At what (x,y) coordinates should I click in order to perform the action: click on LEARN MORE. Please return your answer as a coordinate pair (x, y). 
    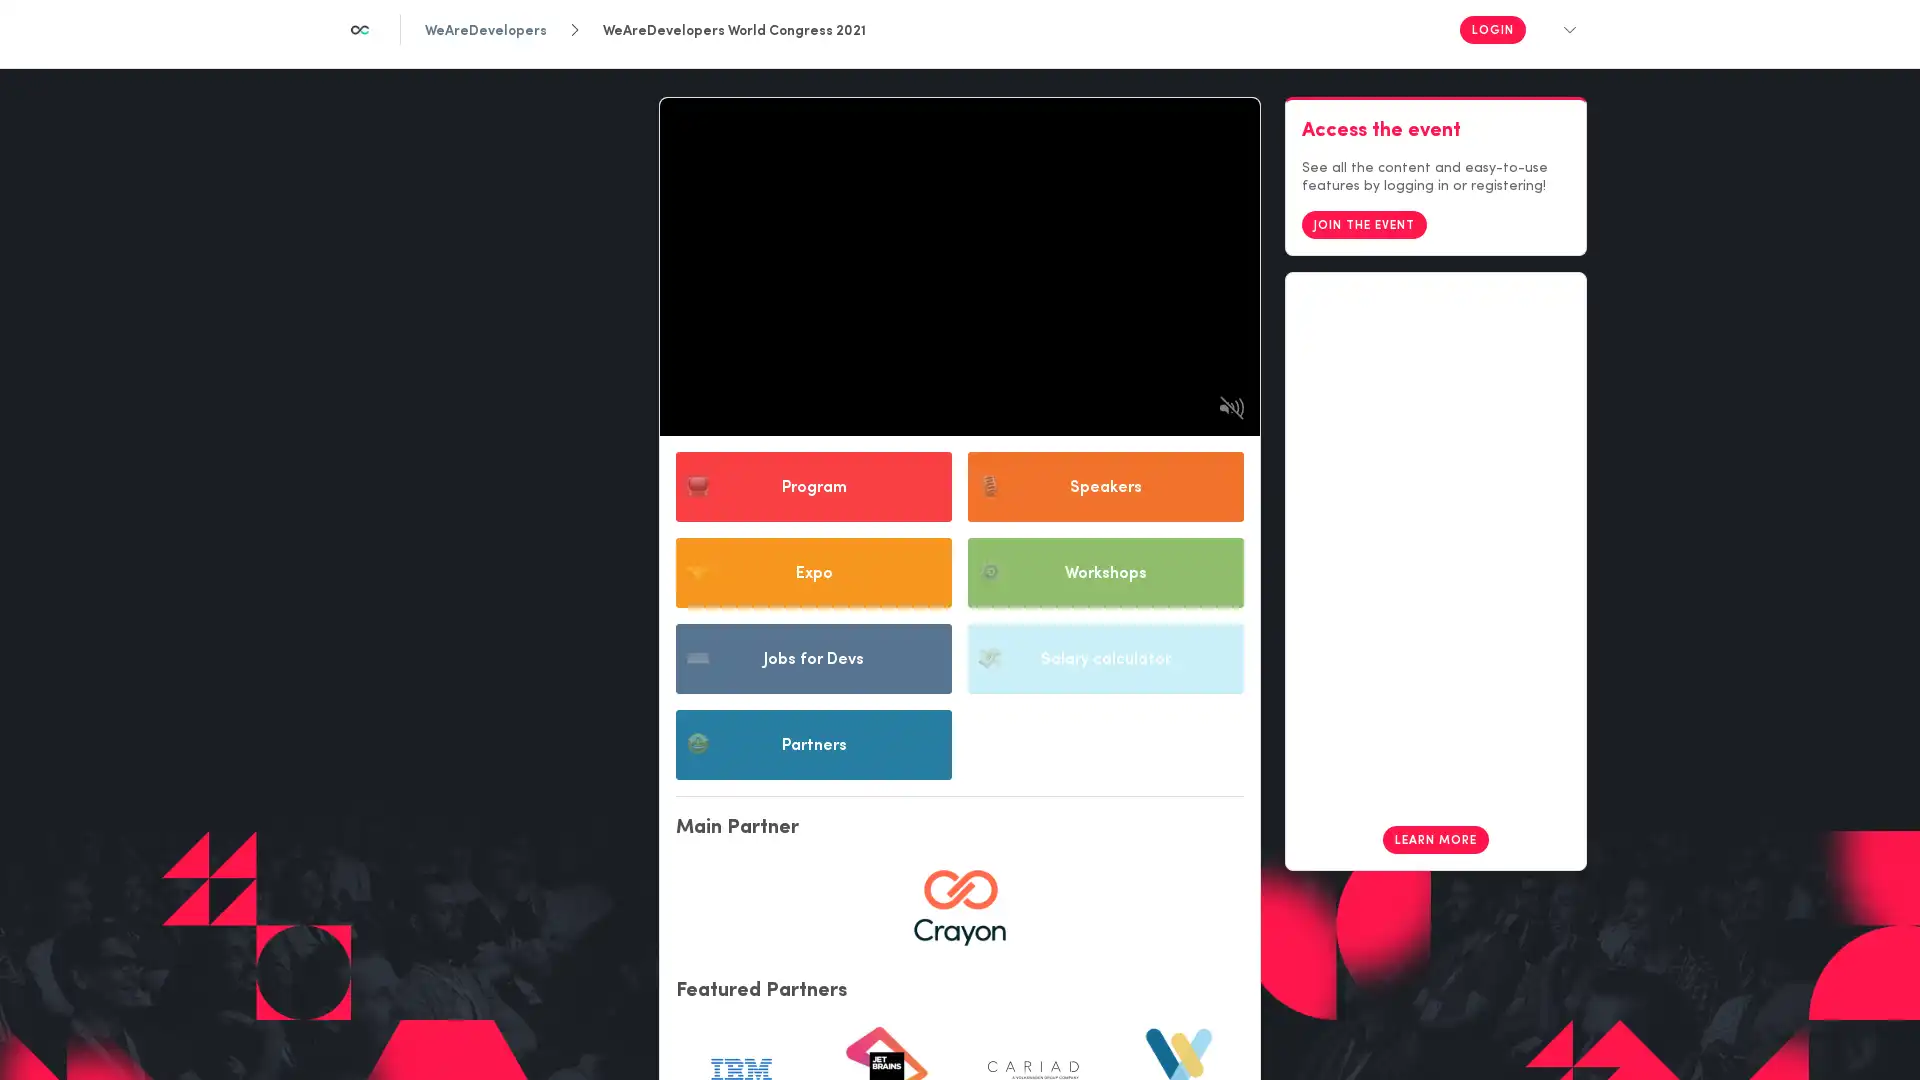
    Looking at the image, I should click on (1434, 874).